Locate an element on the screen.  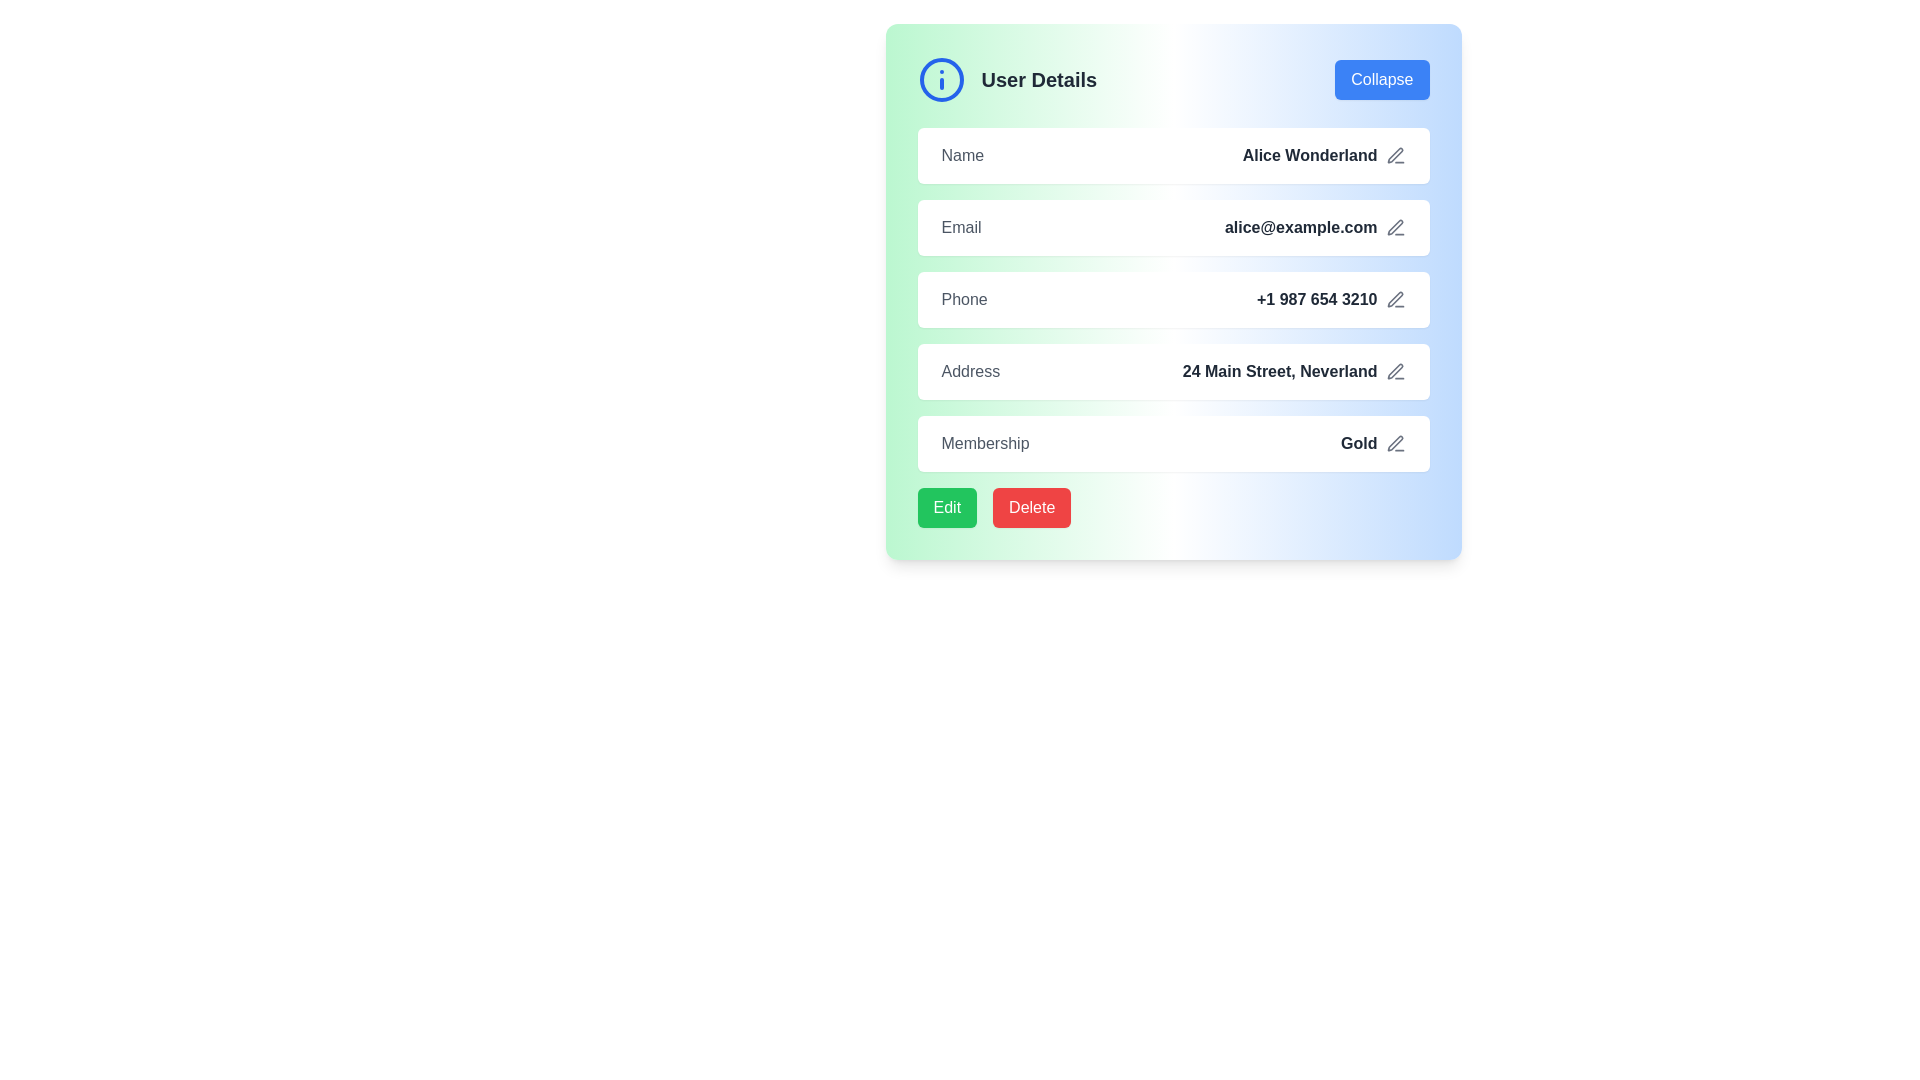
the delete button located to the right of the green 'Edit' button in the horizontal button group at the bottom of the card to initiate the delete action is located at coordinates (1032, 507).